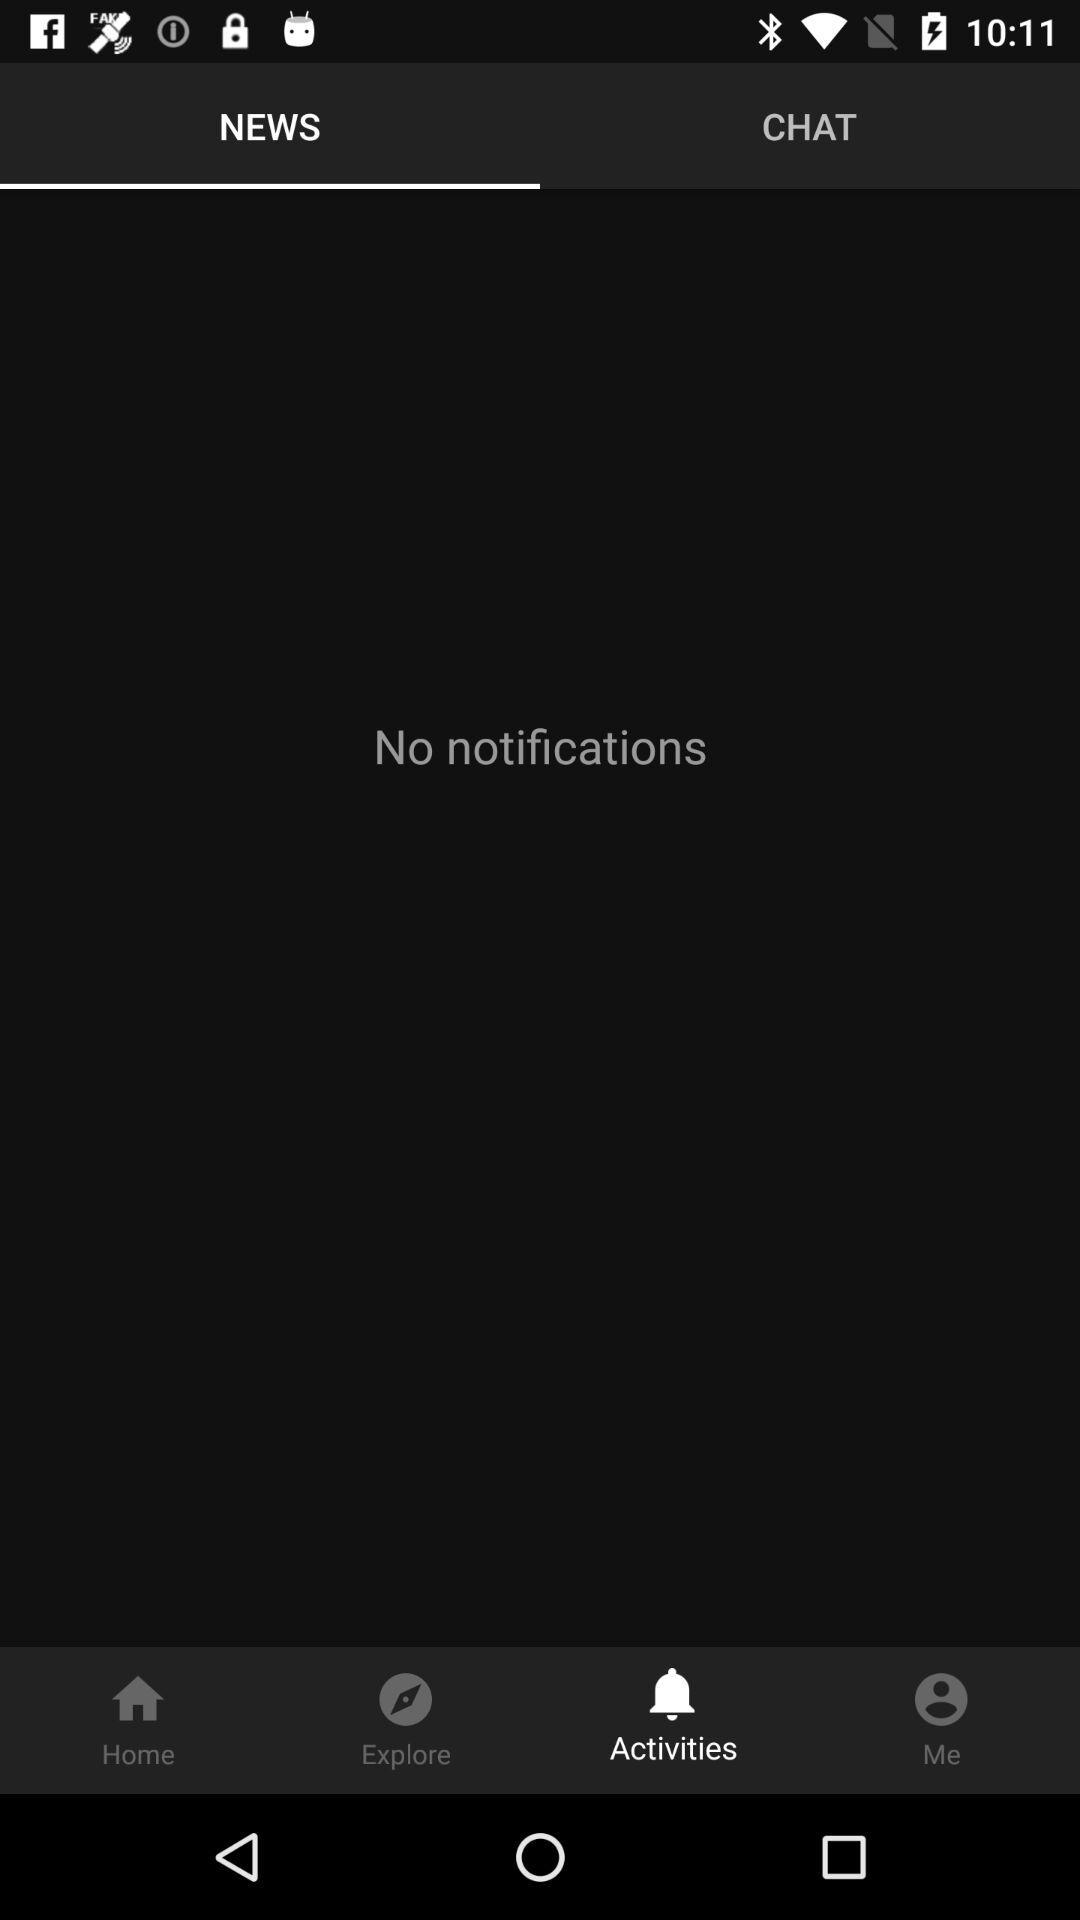 The height and width of the screenshot is (1920, 1080). What do you see at coordinates (673, 1685) in the screenshot?
I see `the bell icon` at bounding box center [673, 1685].